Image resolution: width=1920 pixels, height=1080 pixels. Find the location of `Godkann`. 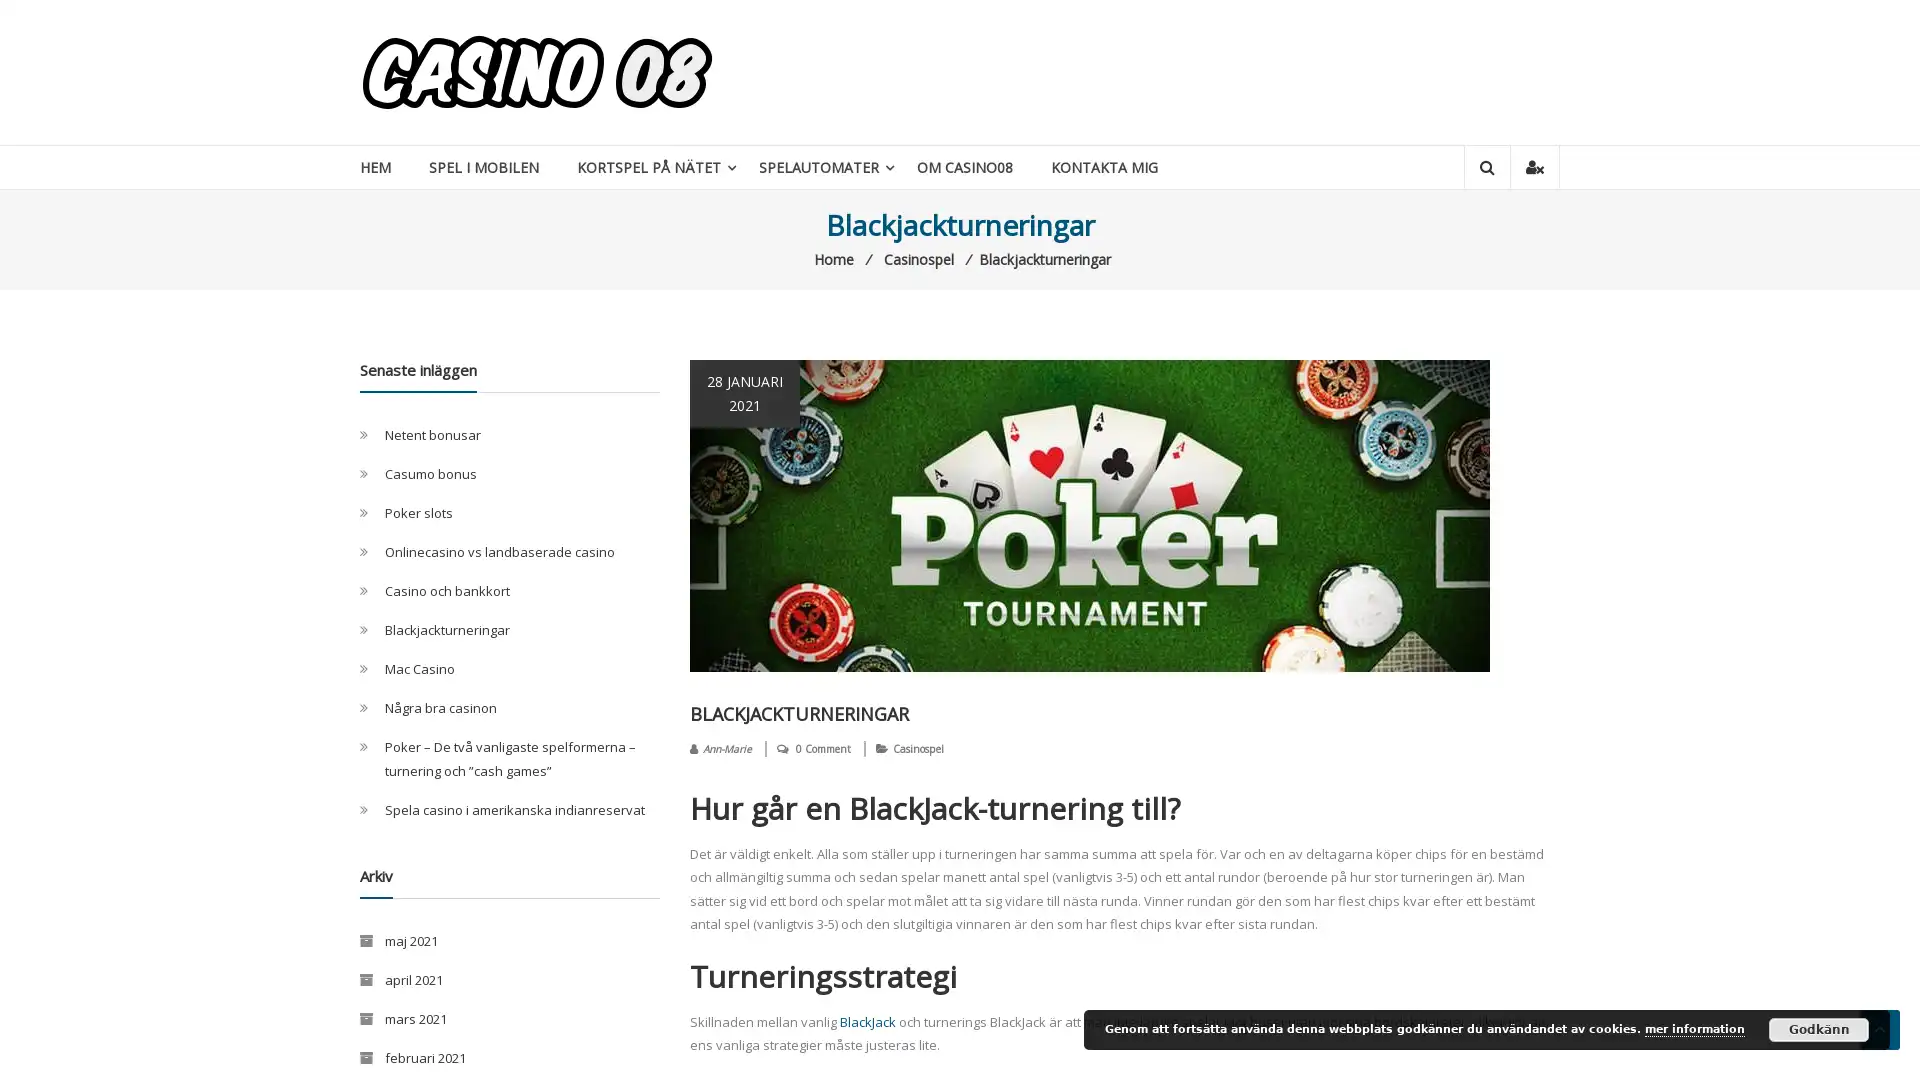

Godkann is located at coordinates (1819, 1029).